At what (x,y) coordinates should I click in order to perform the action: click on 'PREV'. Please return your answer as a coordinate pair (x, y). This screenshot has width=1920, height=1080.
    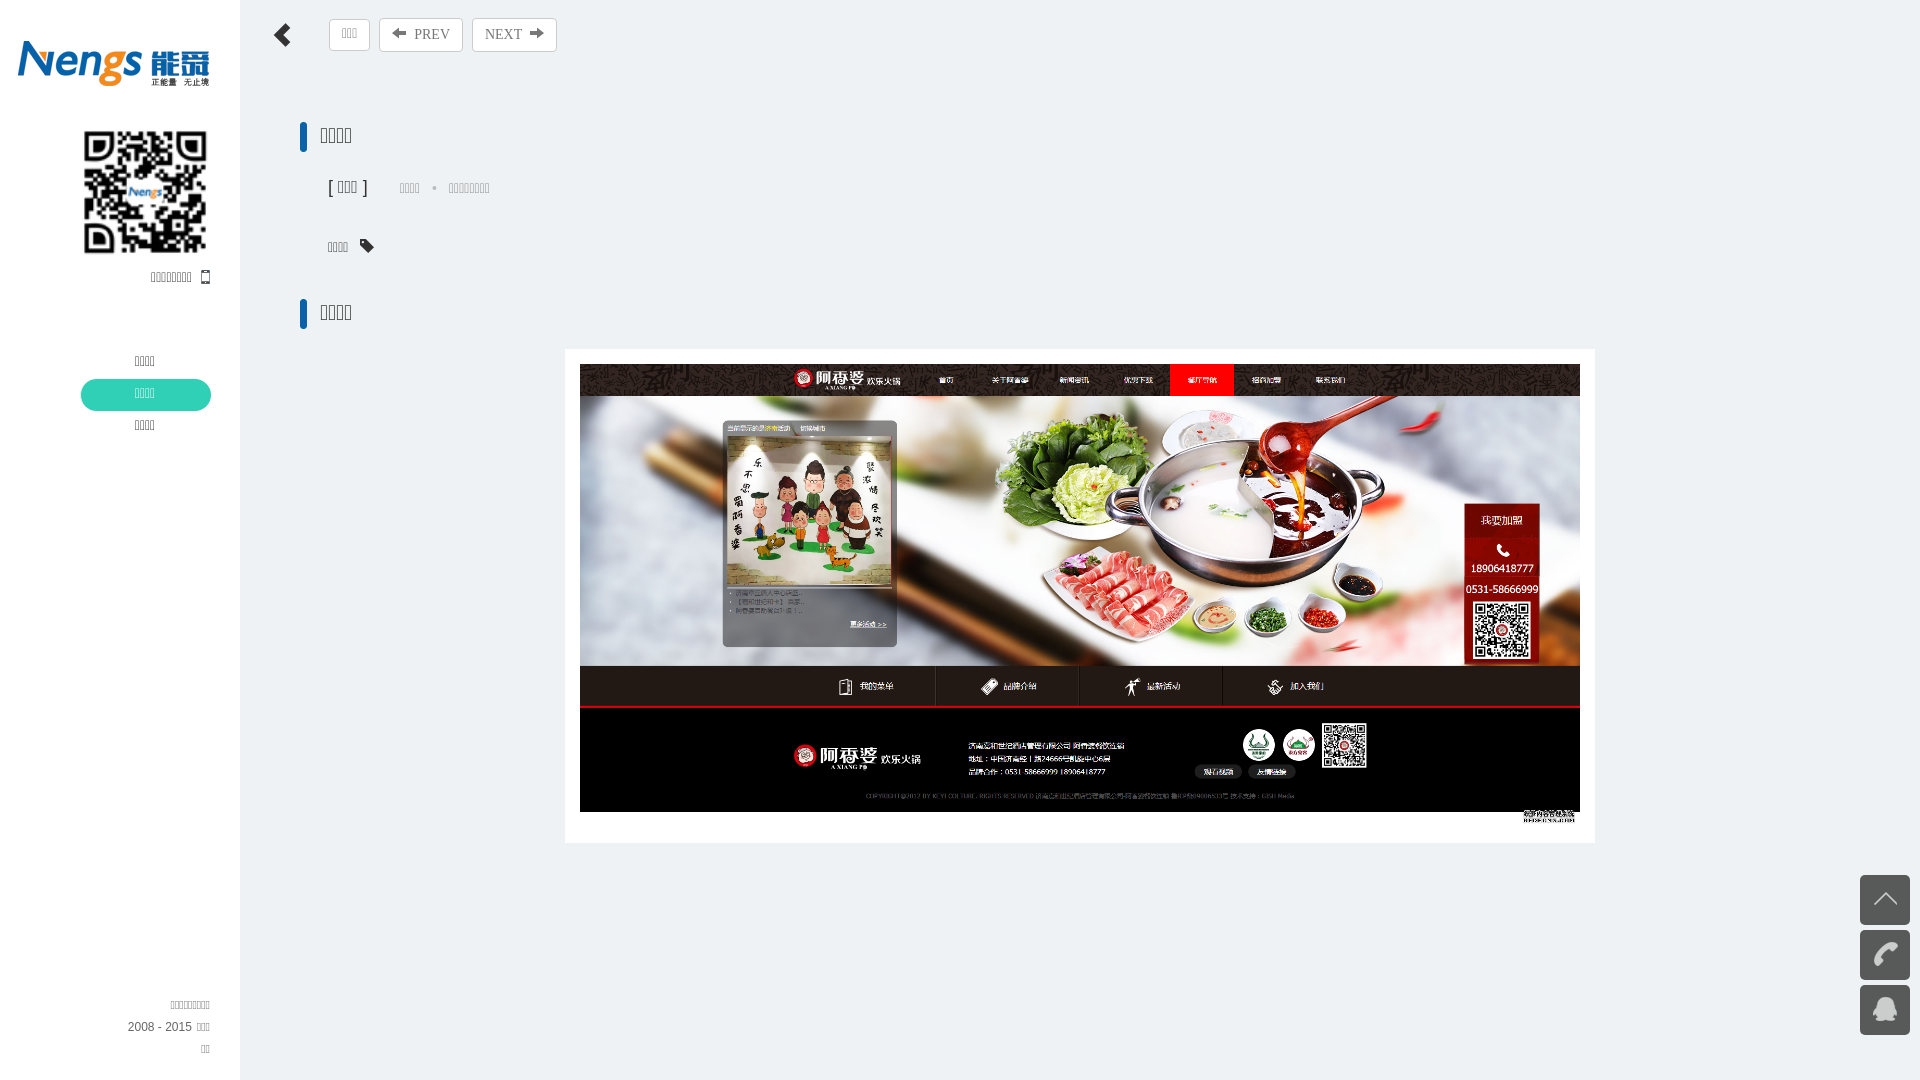
    Looking at the image, I should click on (420, 34).